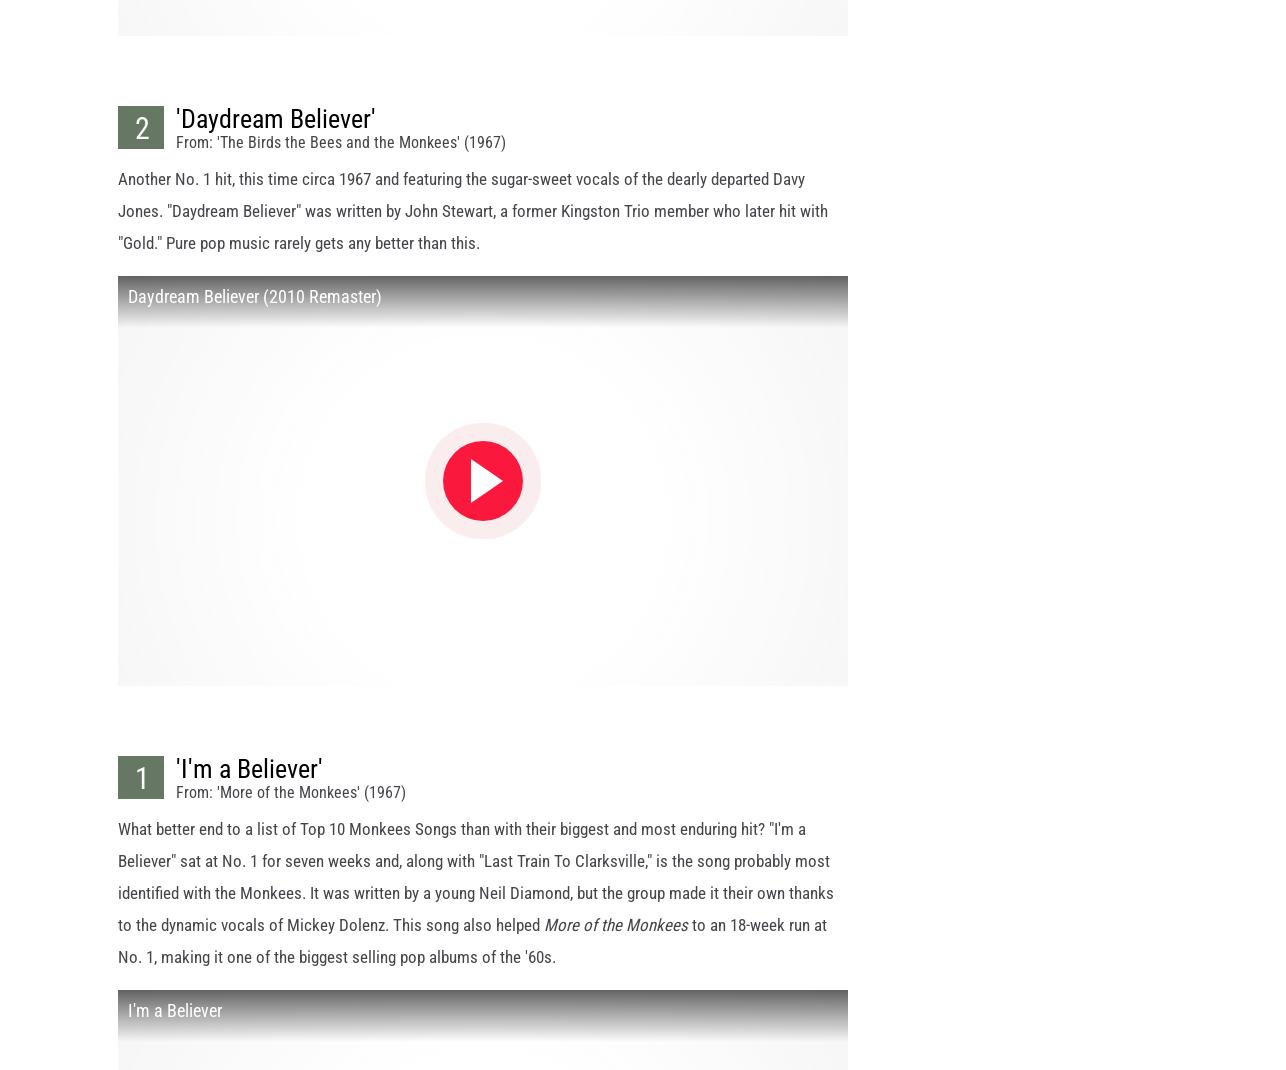 The width and height of the screenshot is (1286, 1070). Describe the element at coordinates (176, 160) in the screenshot. I see `'From: 'The Birds the Bees and the Monkees' (1967)'` at that location.